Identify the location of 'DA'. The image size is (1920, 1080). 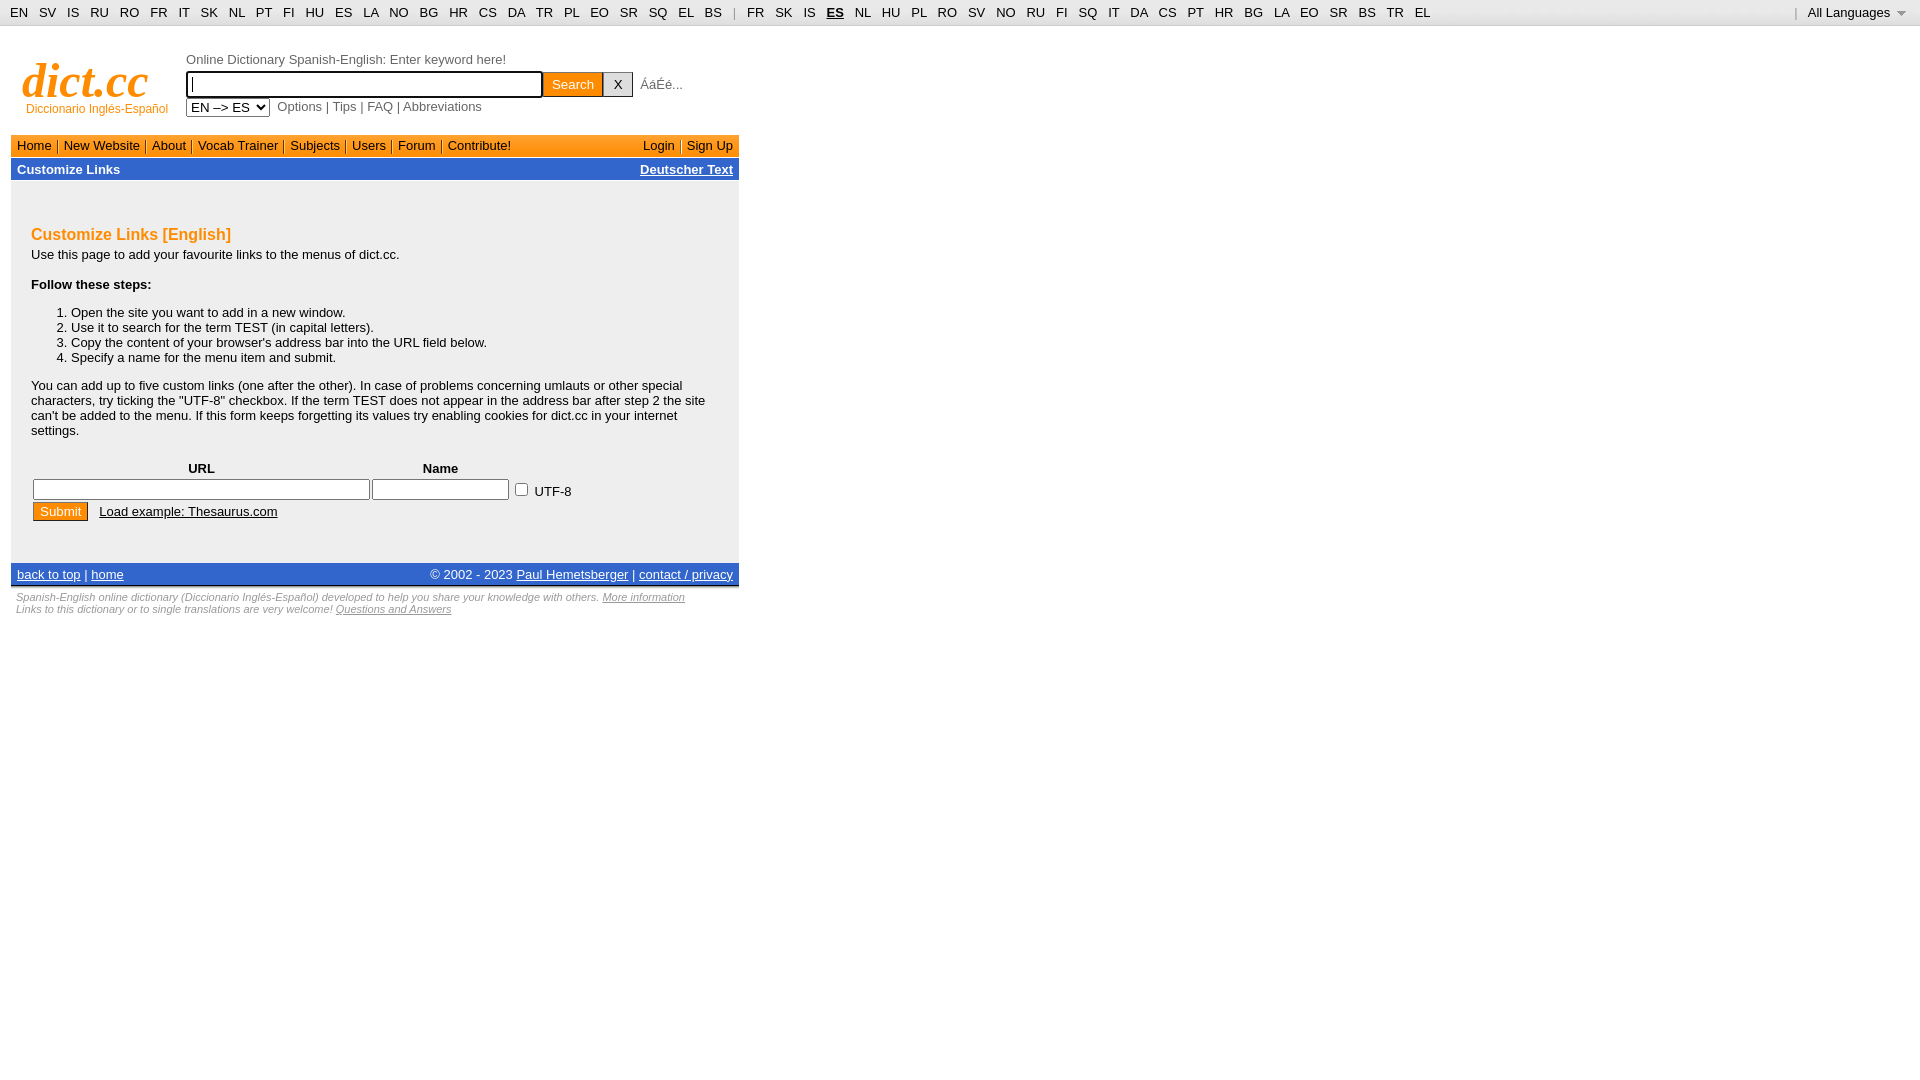
(1138, 12).